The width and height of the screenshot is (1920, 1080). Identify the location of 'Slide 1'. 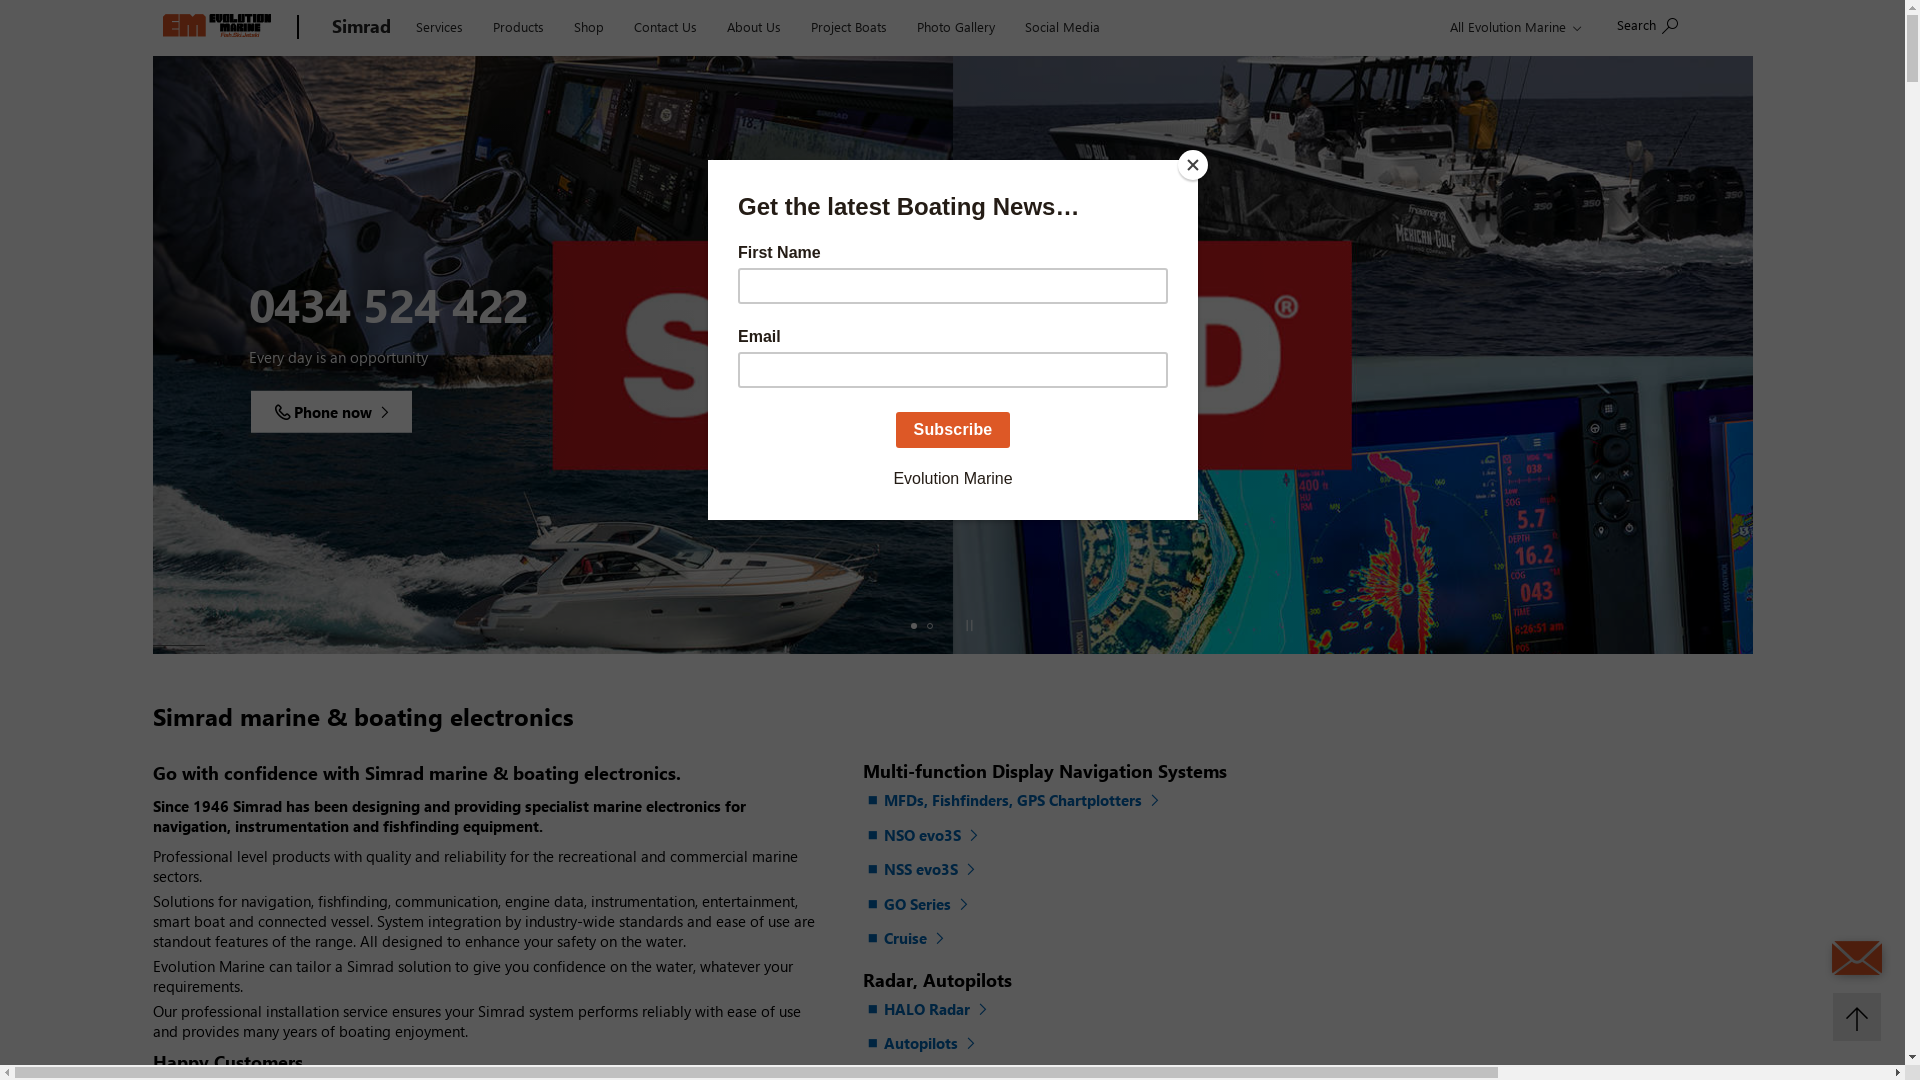
(905, 624).